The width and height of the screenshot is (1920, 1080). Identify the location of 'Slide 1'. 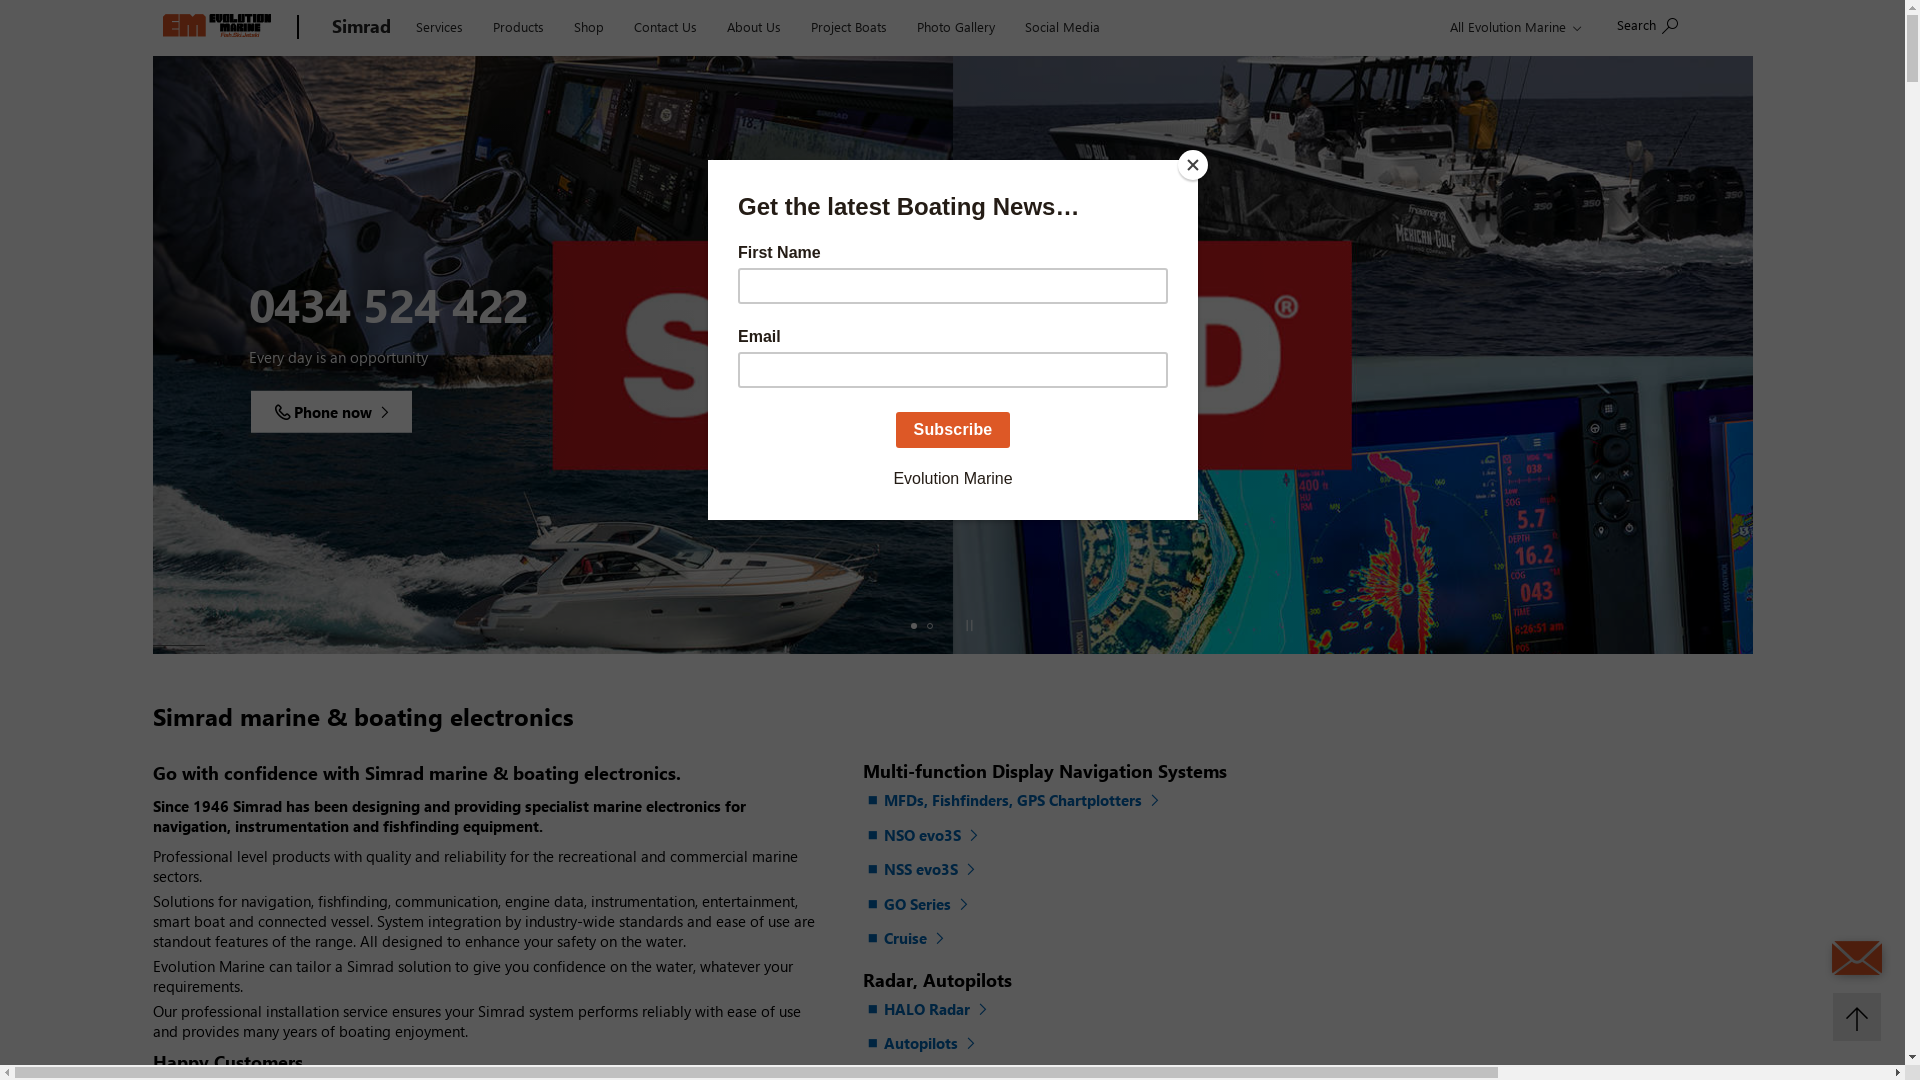
(905, 624).